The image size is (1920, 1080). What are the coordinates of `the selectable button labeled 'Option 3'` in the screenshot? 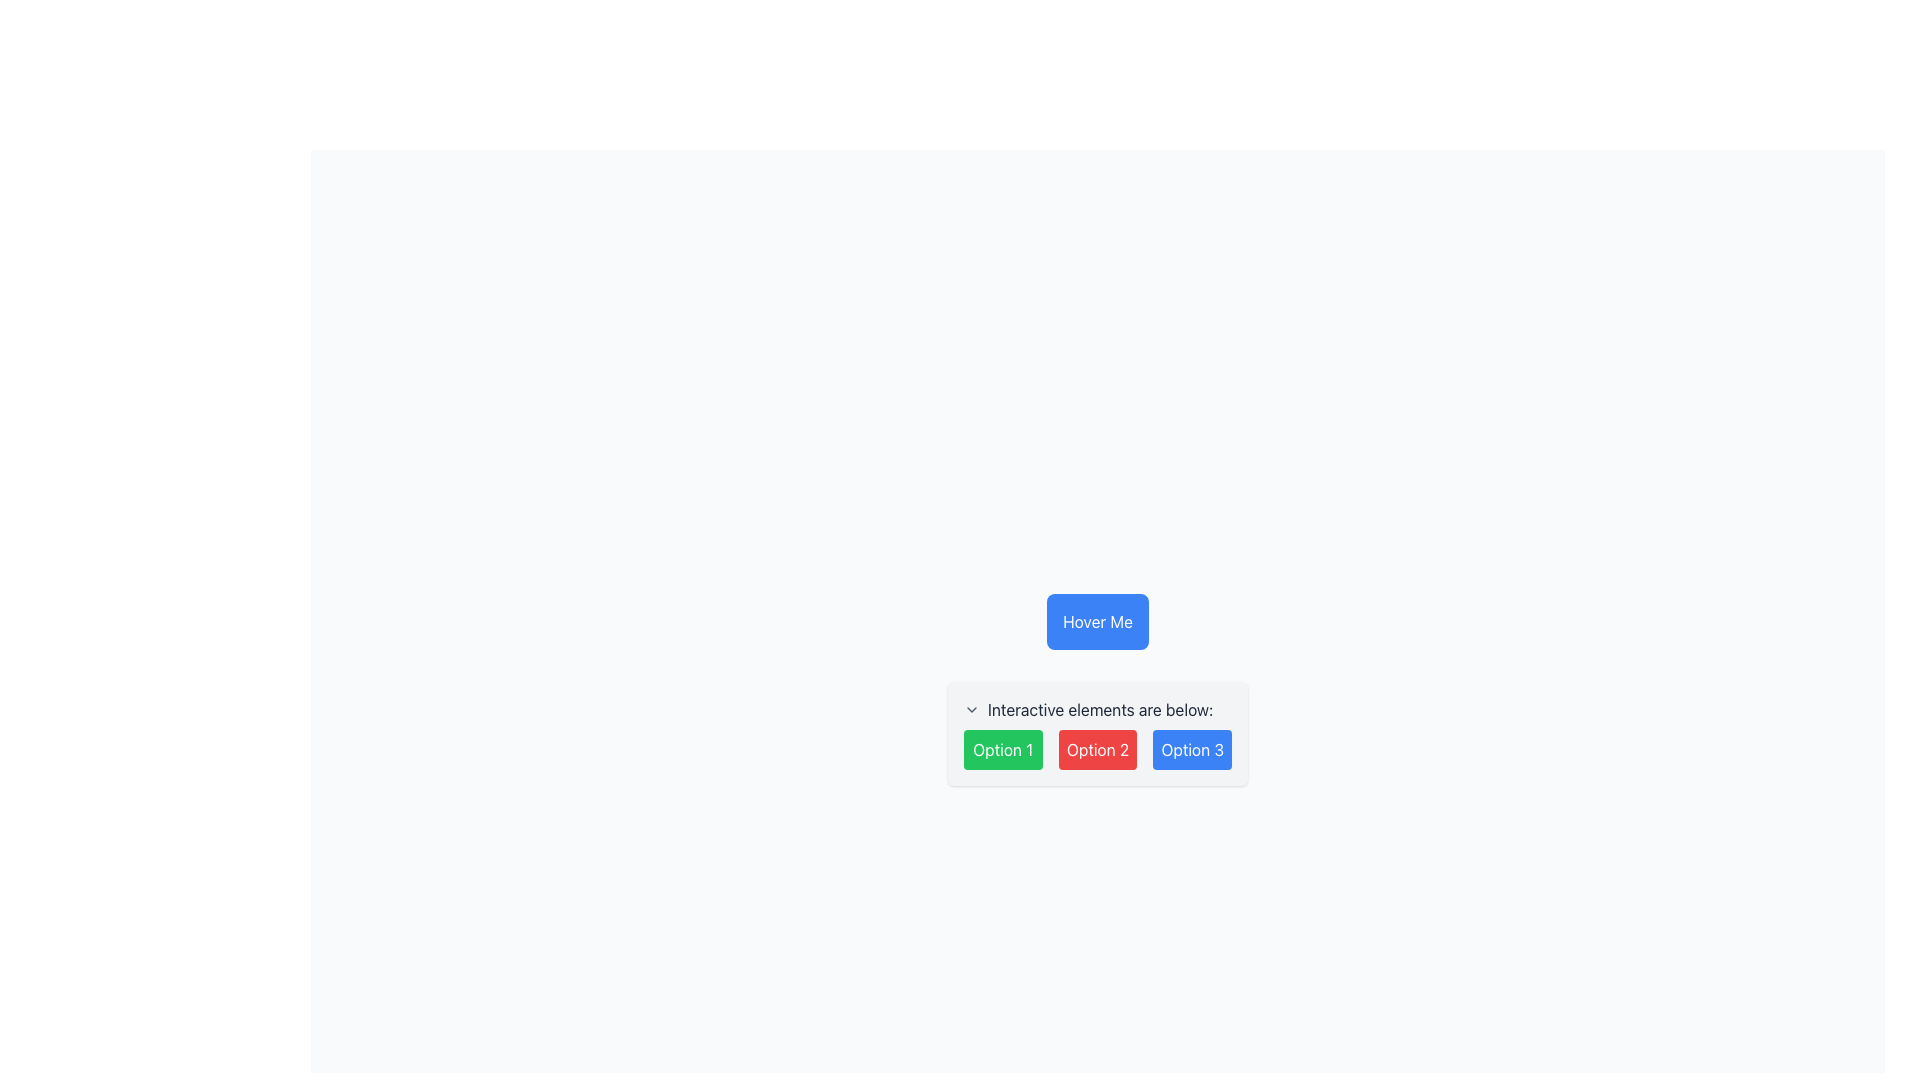 It's located at (1191, 749).